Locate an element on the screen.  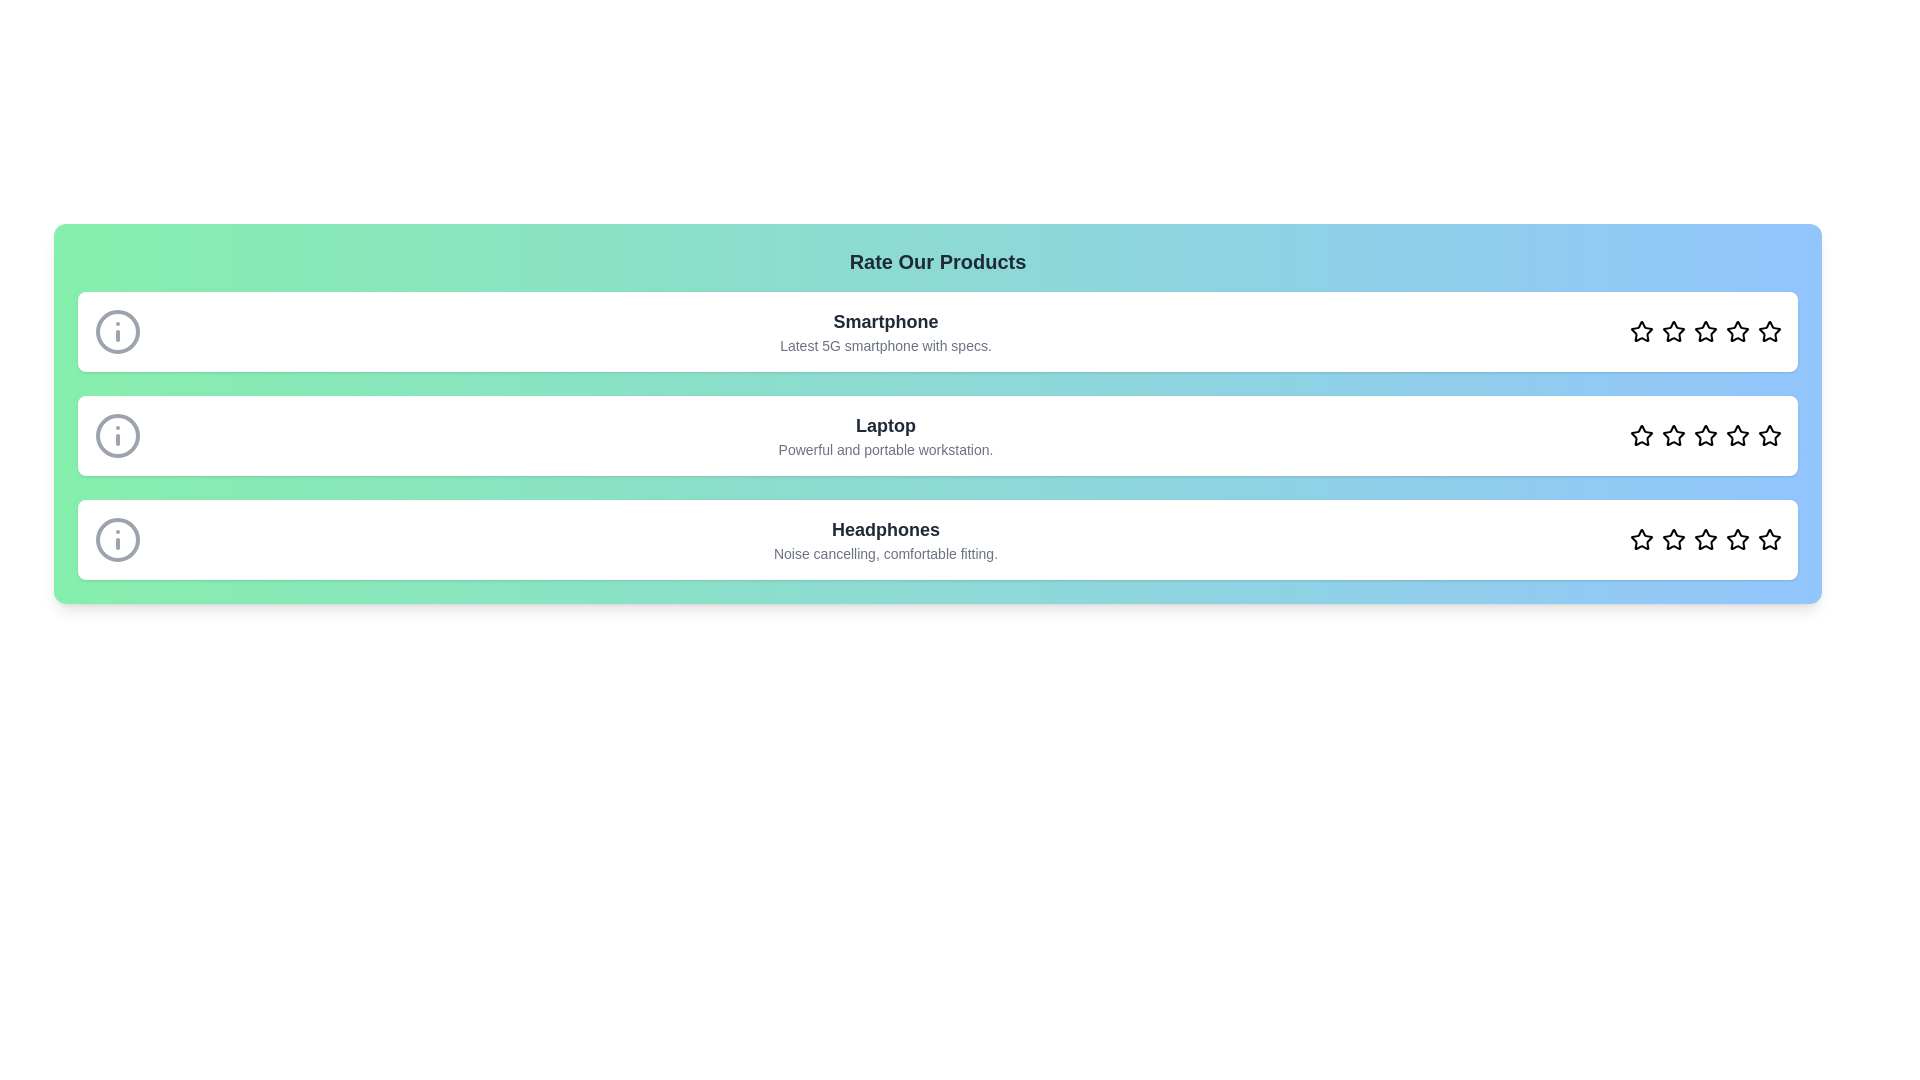
the 'Laptop' text label is located at coordinates (885, 424).